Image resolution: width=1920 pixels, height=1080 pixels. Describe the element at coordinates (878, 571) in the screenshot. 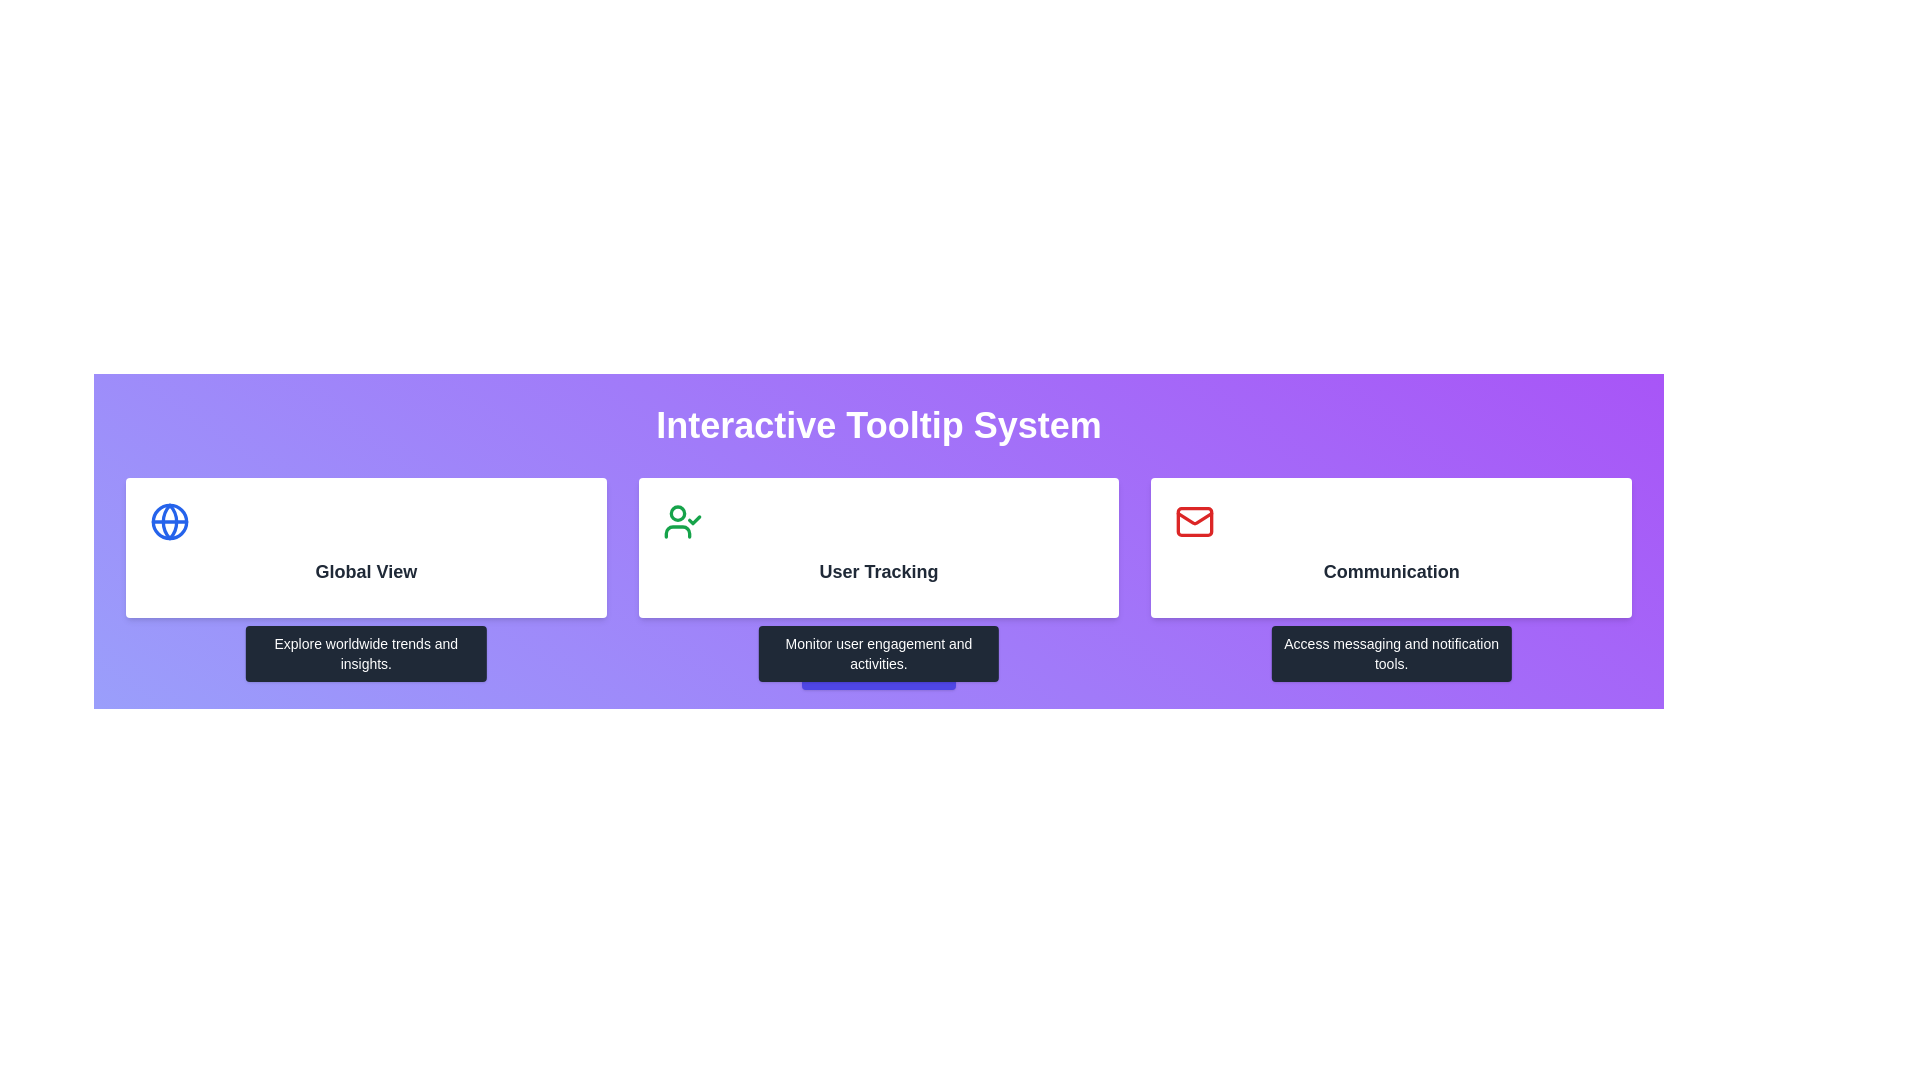

I see `the title label indicating user tracking, which is centrally positioned under the green user check mark icon` at that location.